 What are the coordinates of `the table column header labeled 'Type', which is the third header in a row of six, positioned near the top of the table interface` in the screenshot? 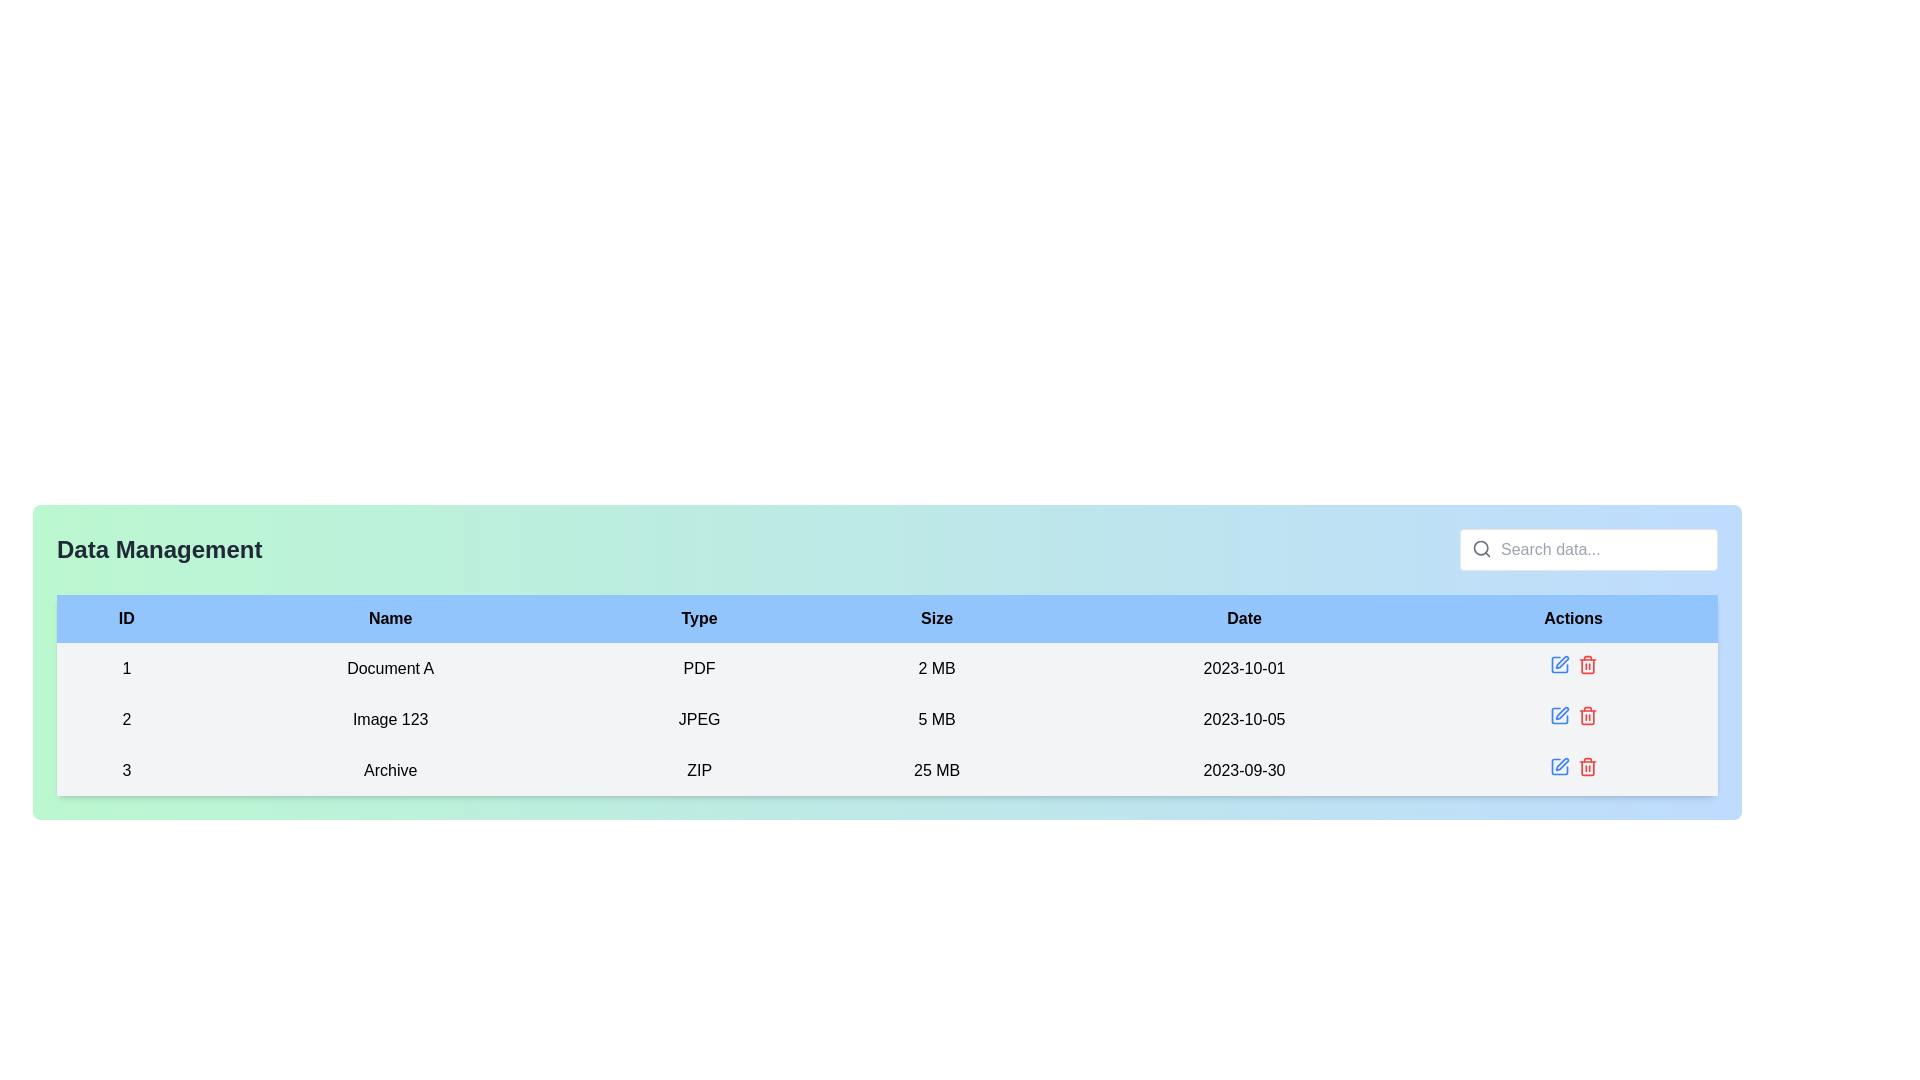 It's located at (699, 617).